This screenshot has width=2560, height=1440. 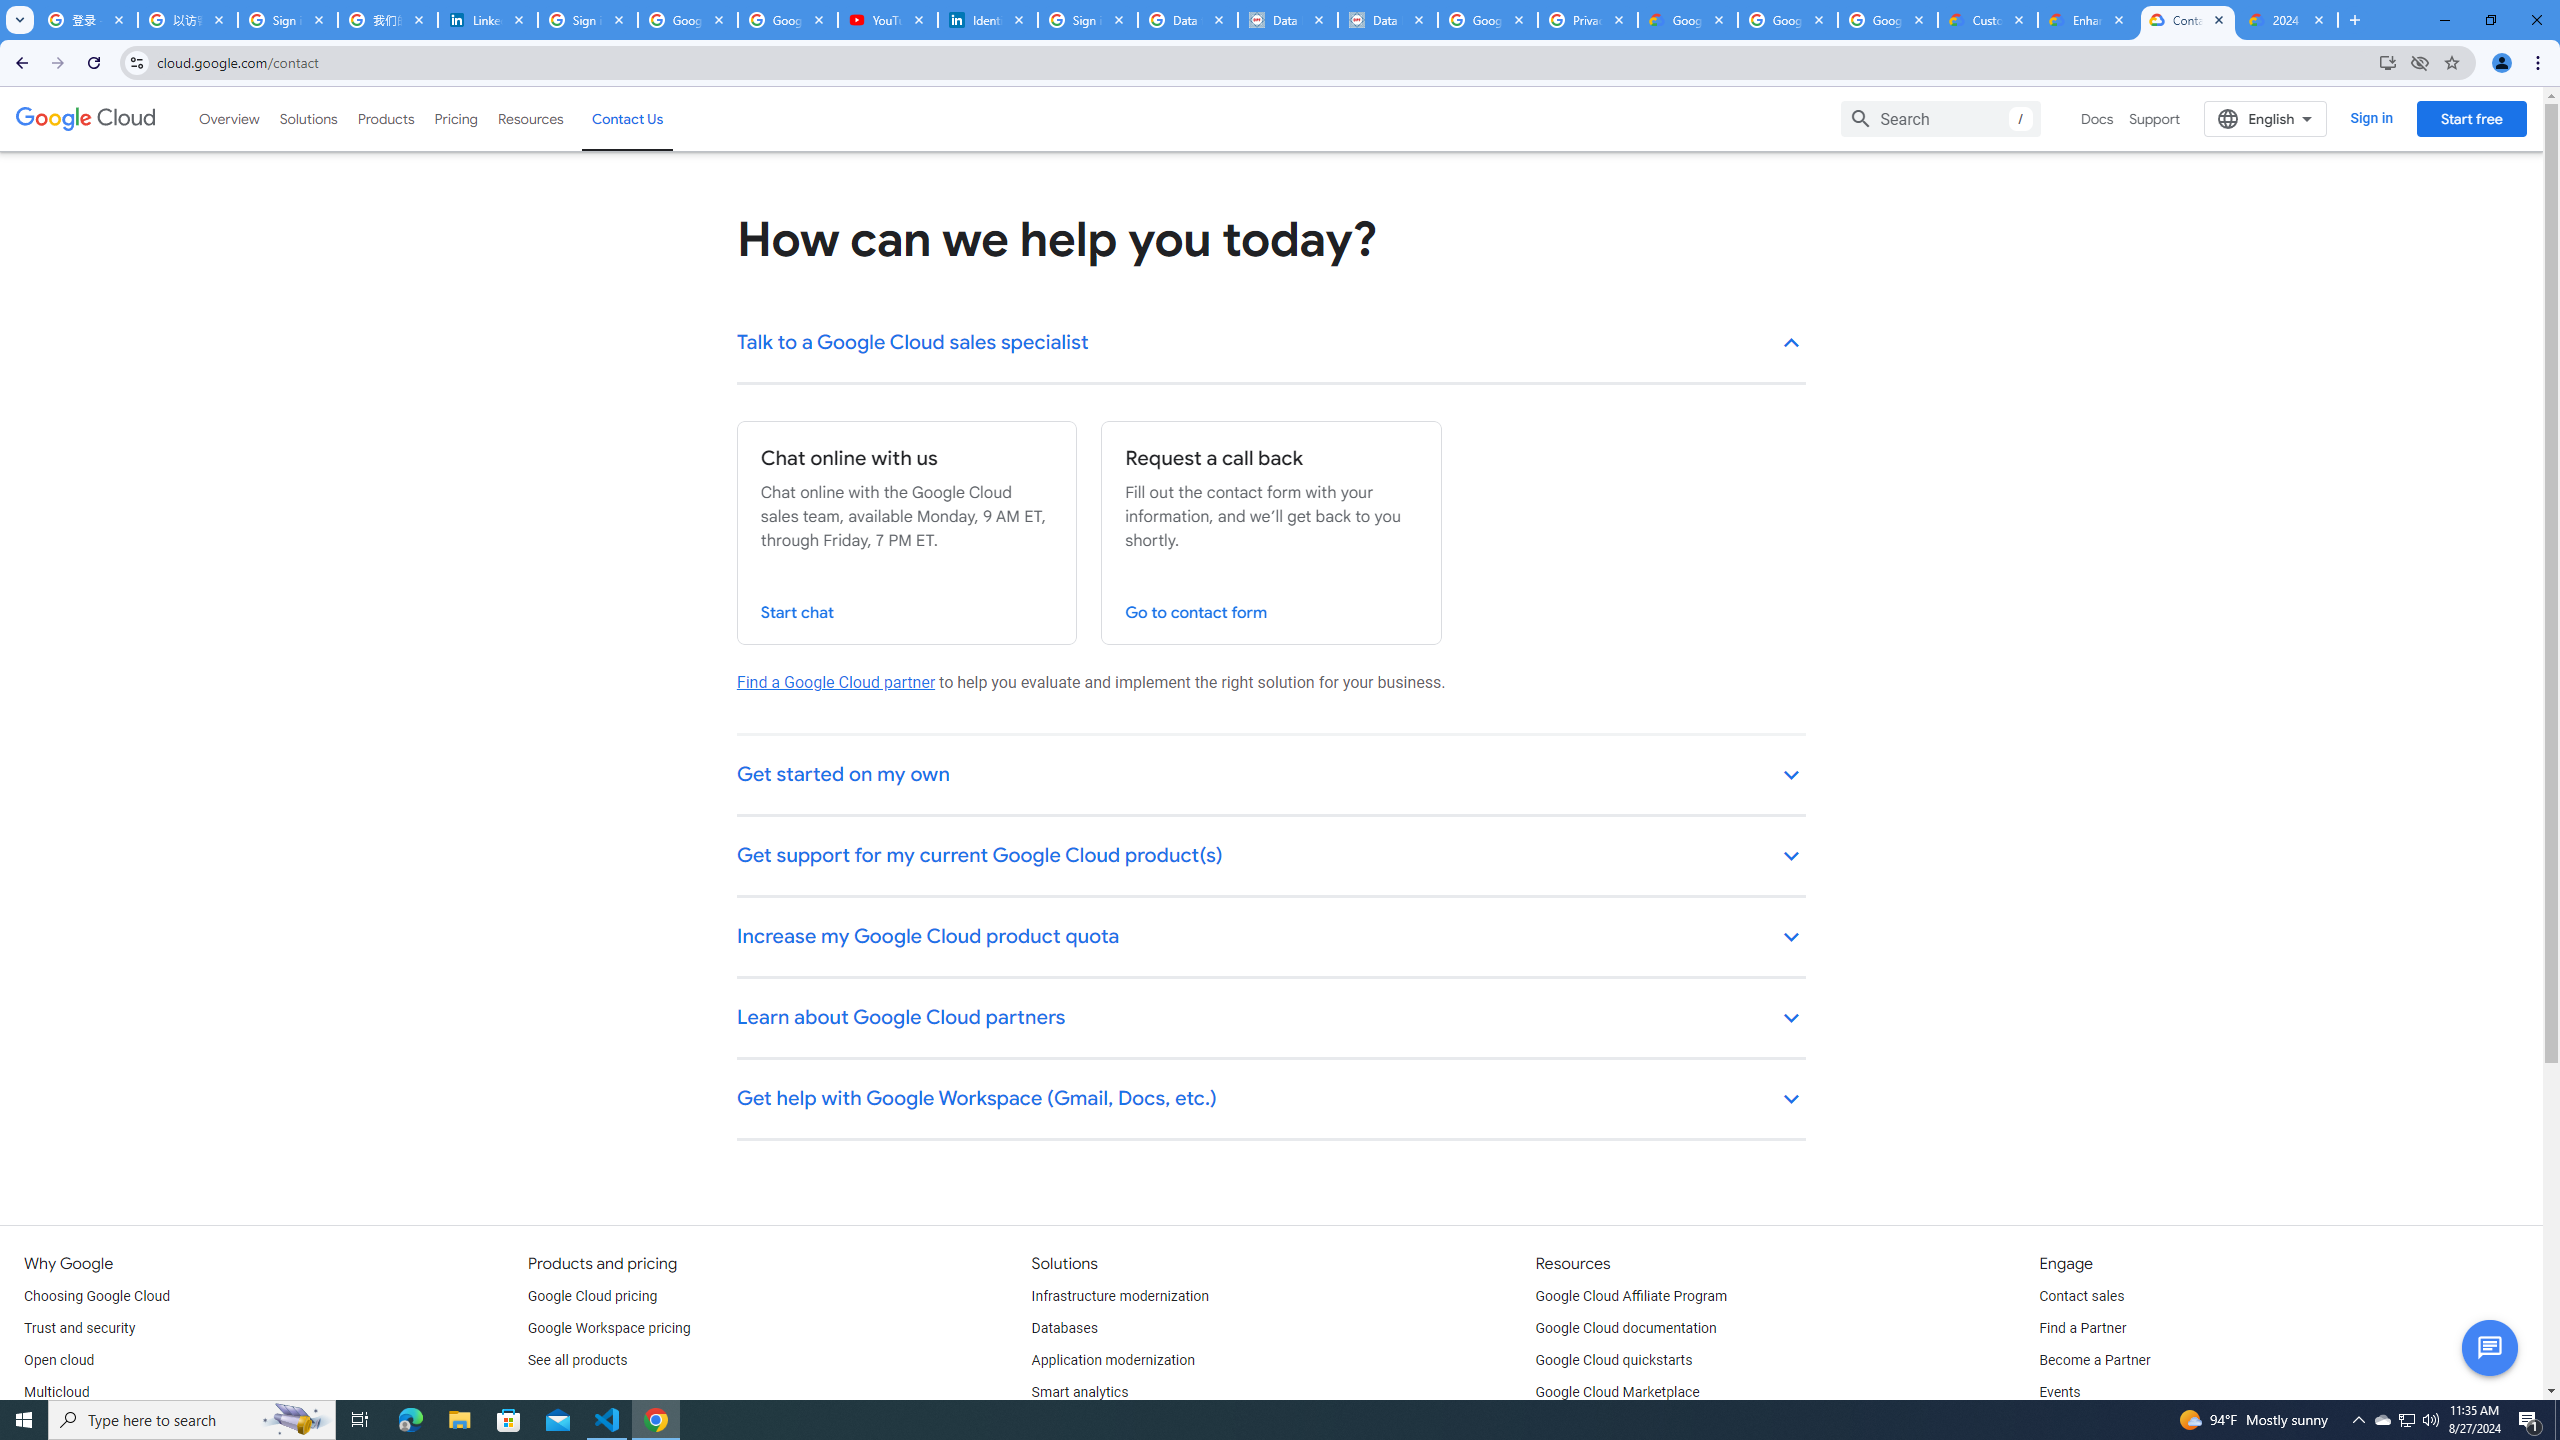 I want to click on 'Databases', so click(x=1063, y=1328).